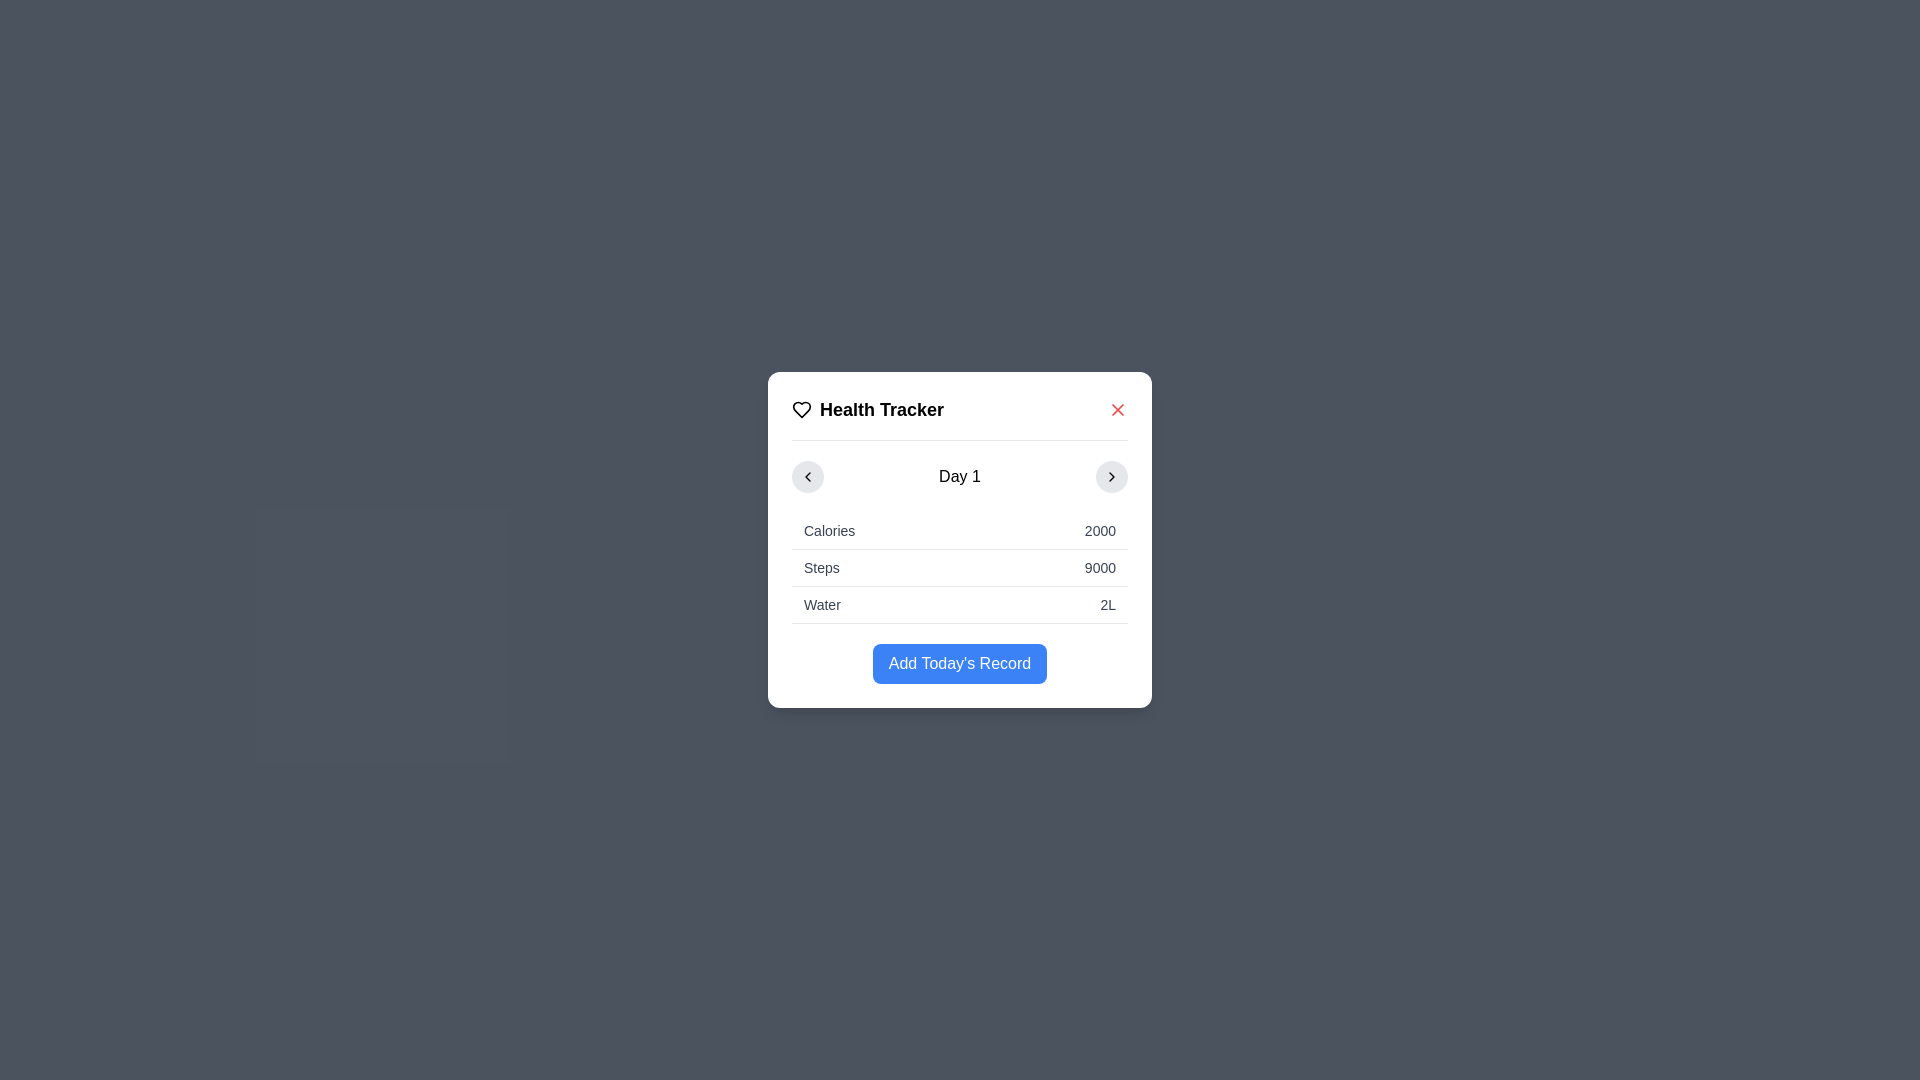 The width and height of the screenshot is (1920, 1080). What do you see at coordinates (960, 663) in the screenshot?
I see `the blue rectangular button labeled 'Add Today's Record' located at the bottom center of the 'Health Tracker' modal` at bounding box center [960, 663].